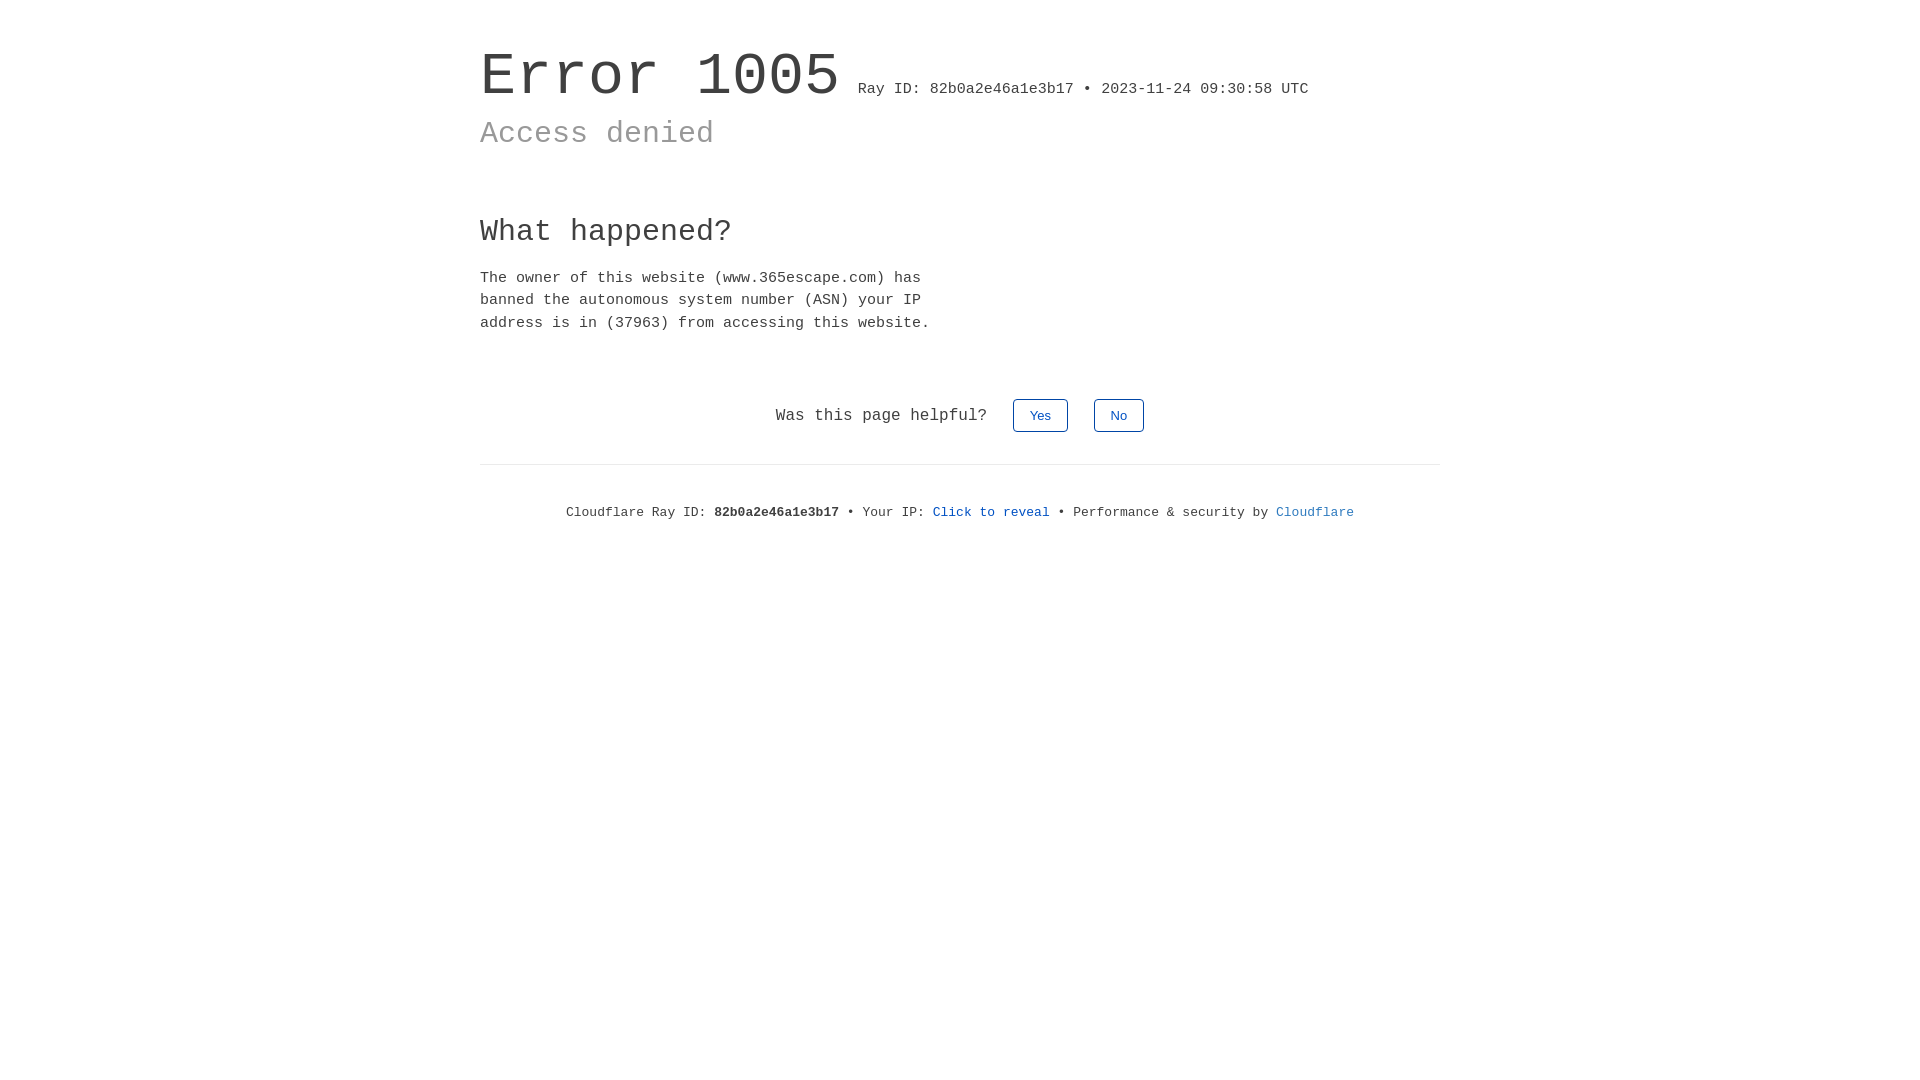 The height and width of the screenshot is (1080, 1920). I want to click on 'Cloudflare', so click(1315, 511).